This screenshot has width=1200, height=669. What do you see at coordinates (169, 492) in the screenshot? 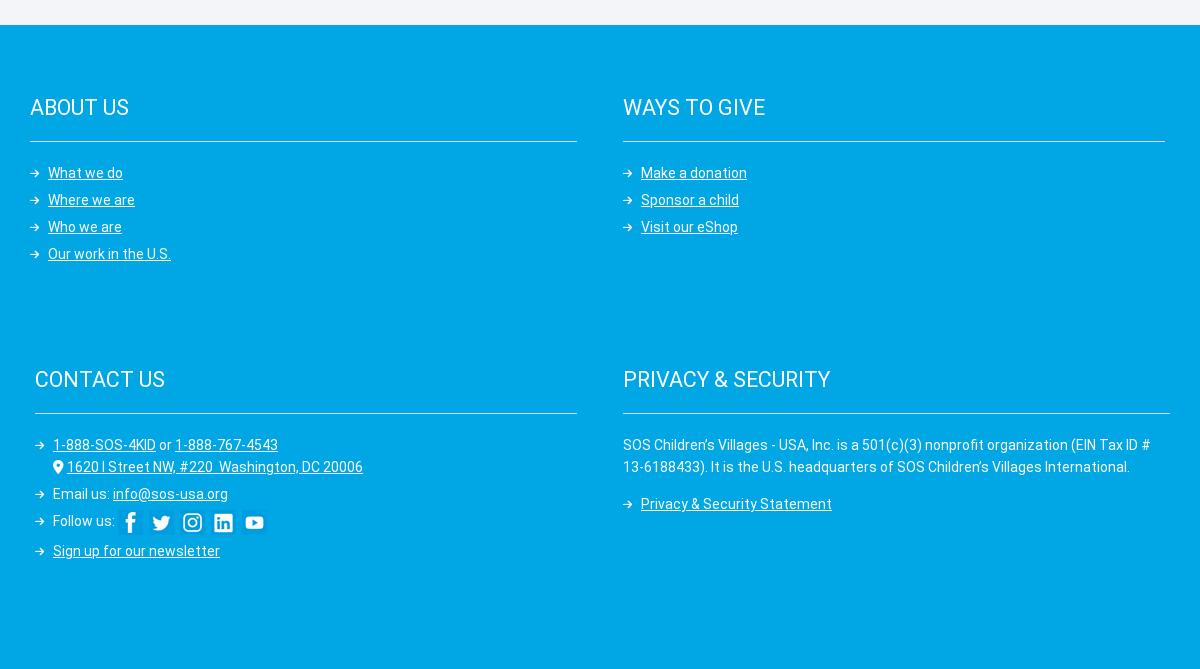
I see `'info@sos-usa.org'` at bounding box center [169, 492].